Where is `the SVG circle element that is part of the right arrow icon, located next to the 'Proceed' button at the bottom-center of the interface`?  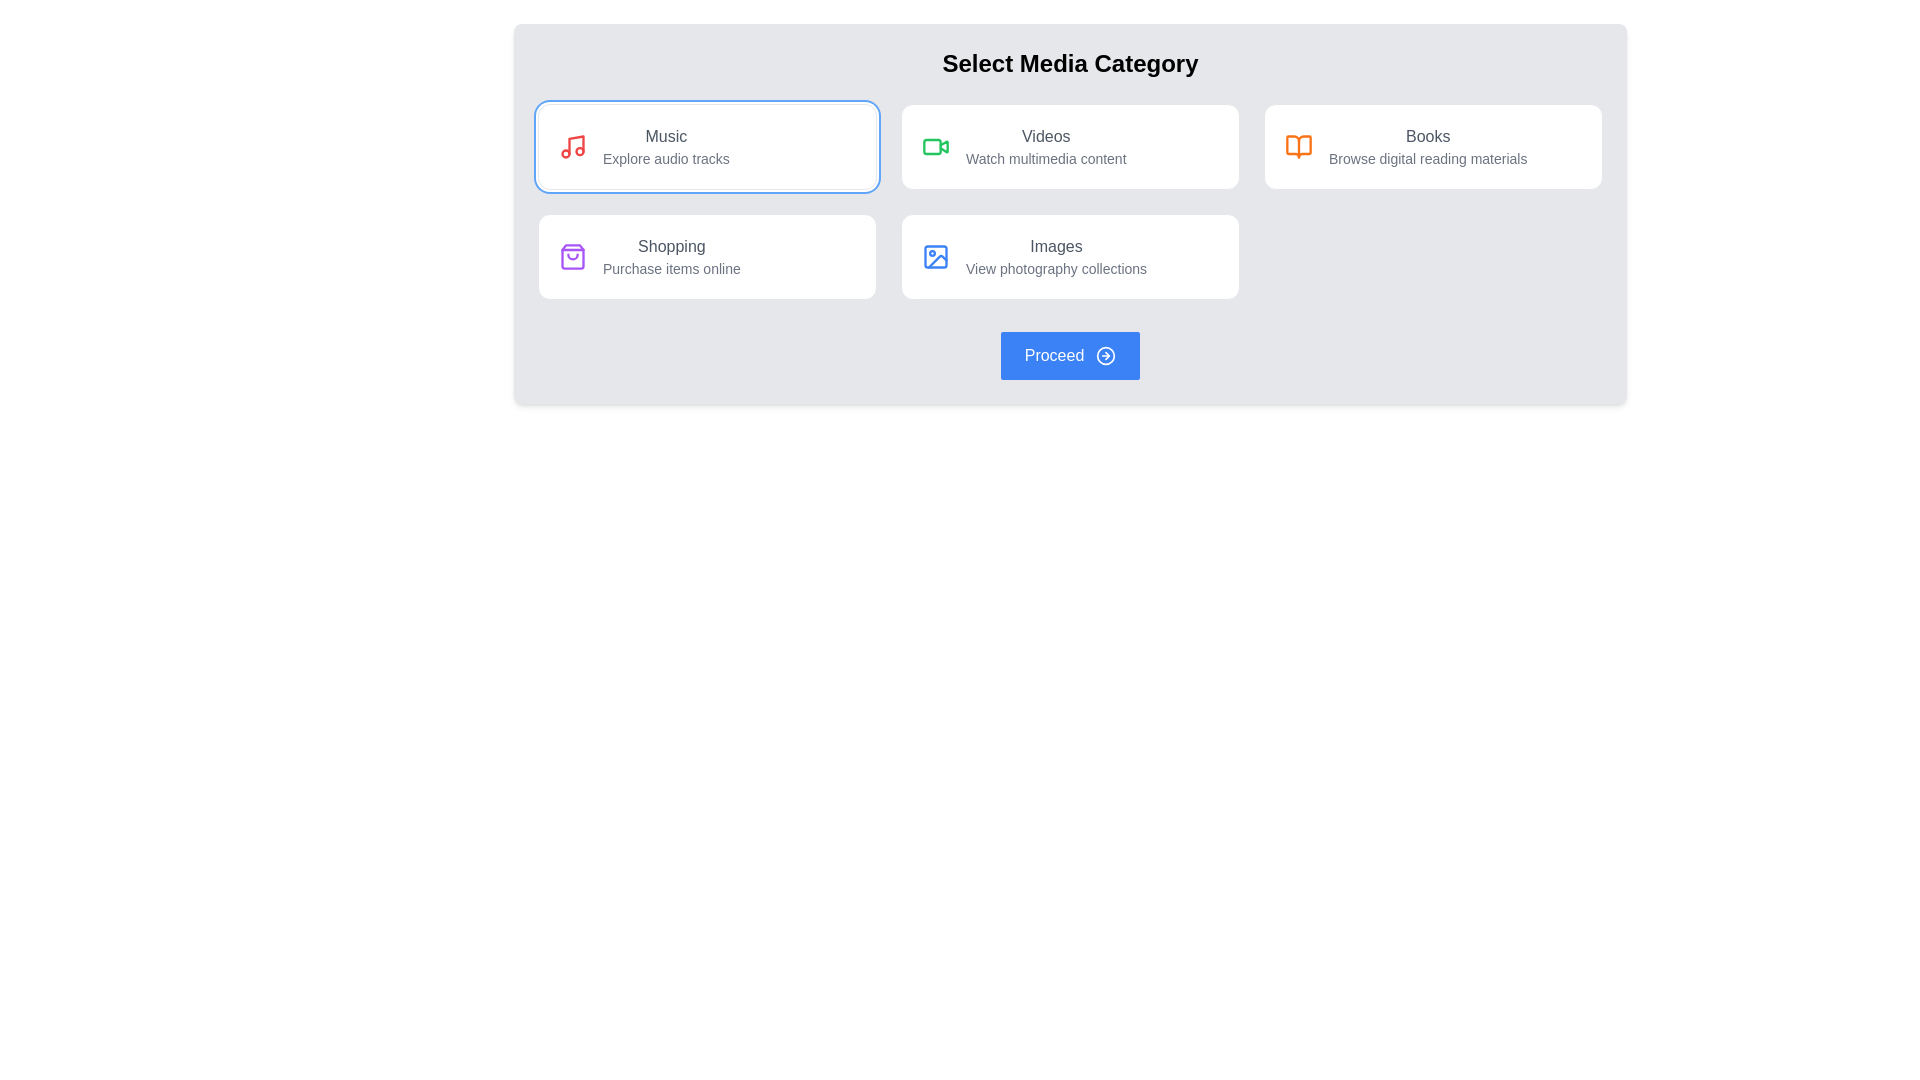
the SVG circle element that is part of the right arrow icon, located next to the 'Proceed' button at the bottom-center of the interface is located at coordinates (1105, 354).